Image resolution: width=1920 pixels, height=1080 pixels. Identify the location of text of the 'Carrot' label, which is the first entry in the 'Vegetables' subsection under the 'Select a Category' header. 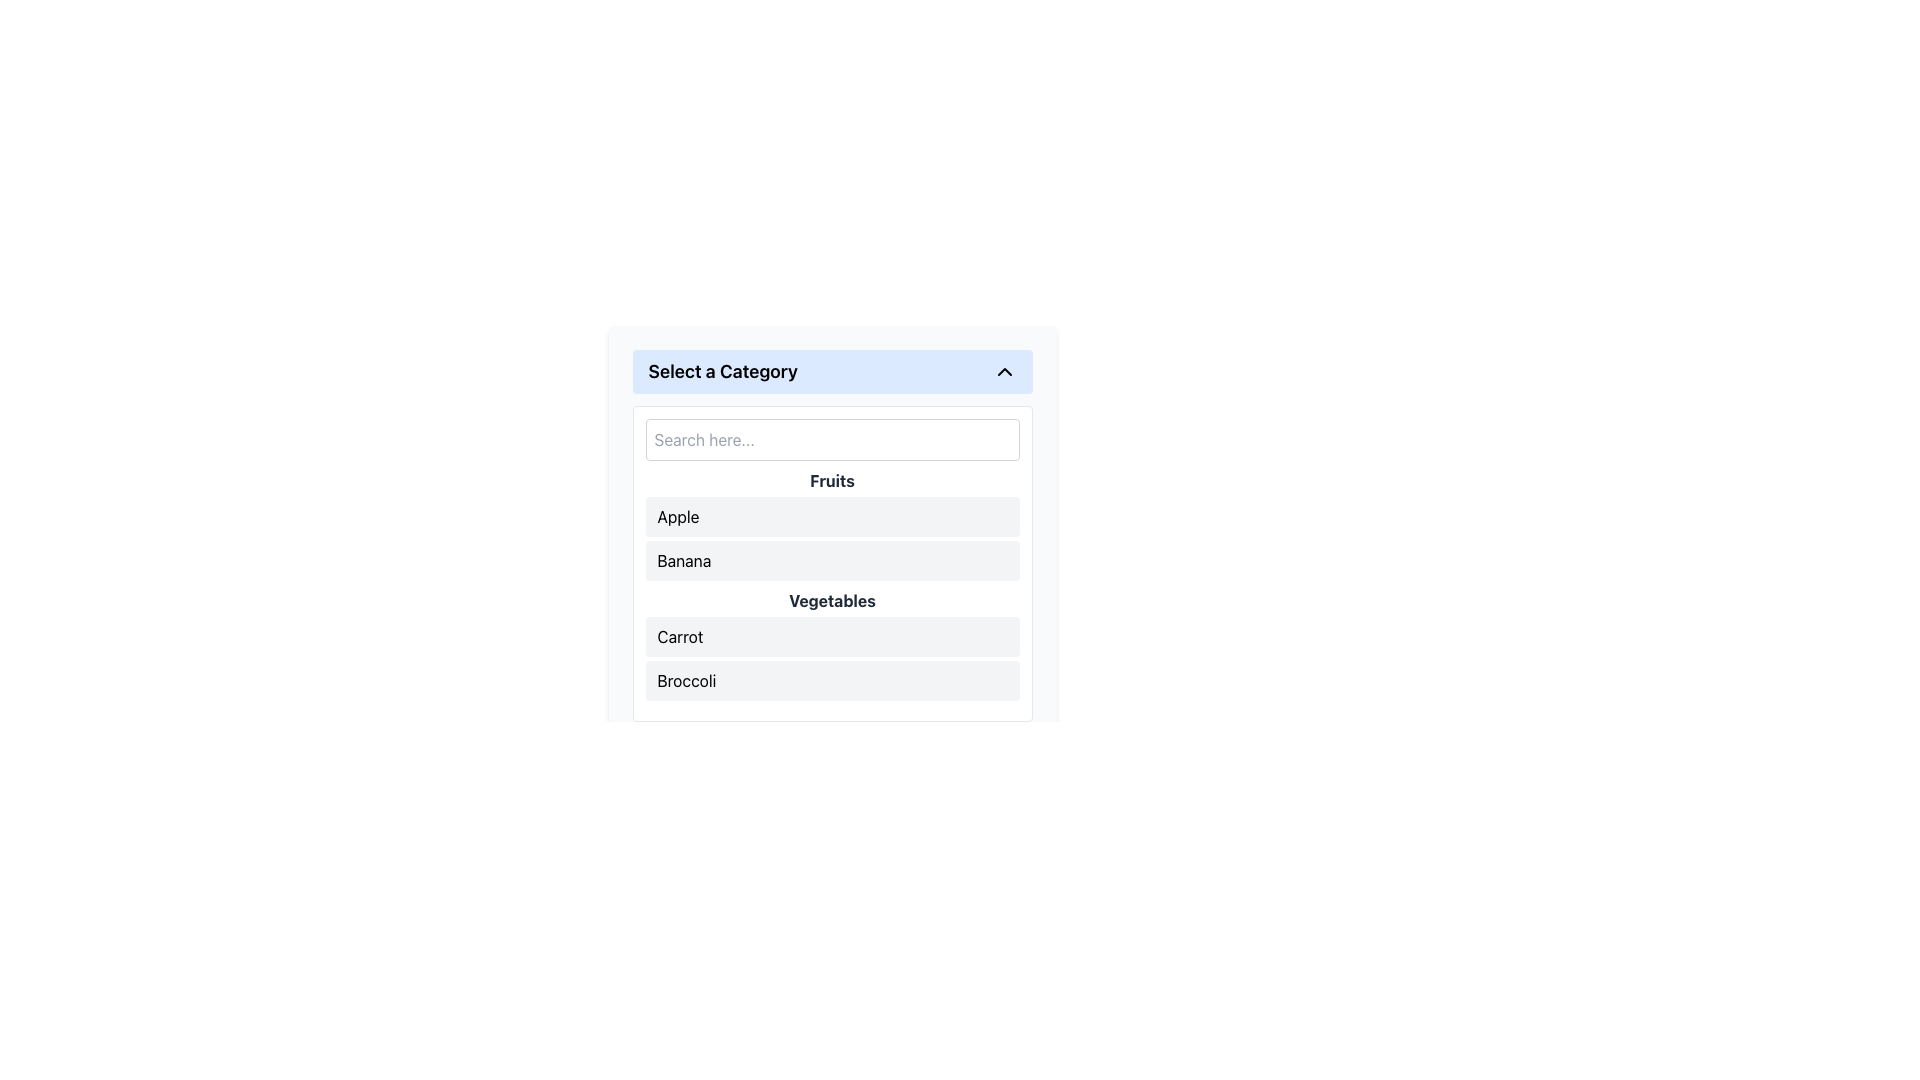
(680, 636).